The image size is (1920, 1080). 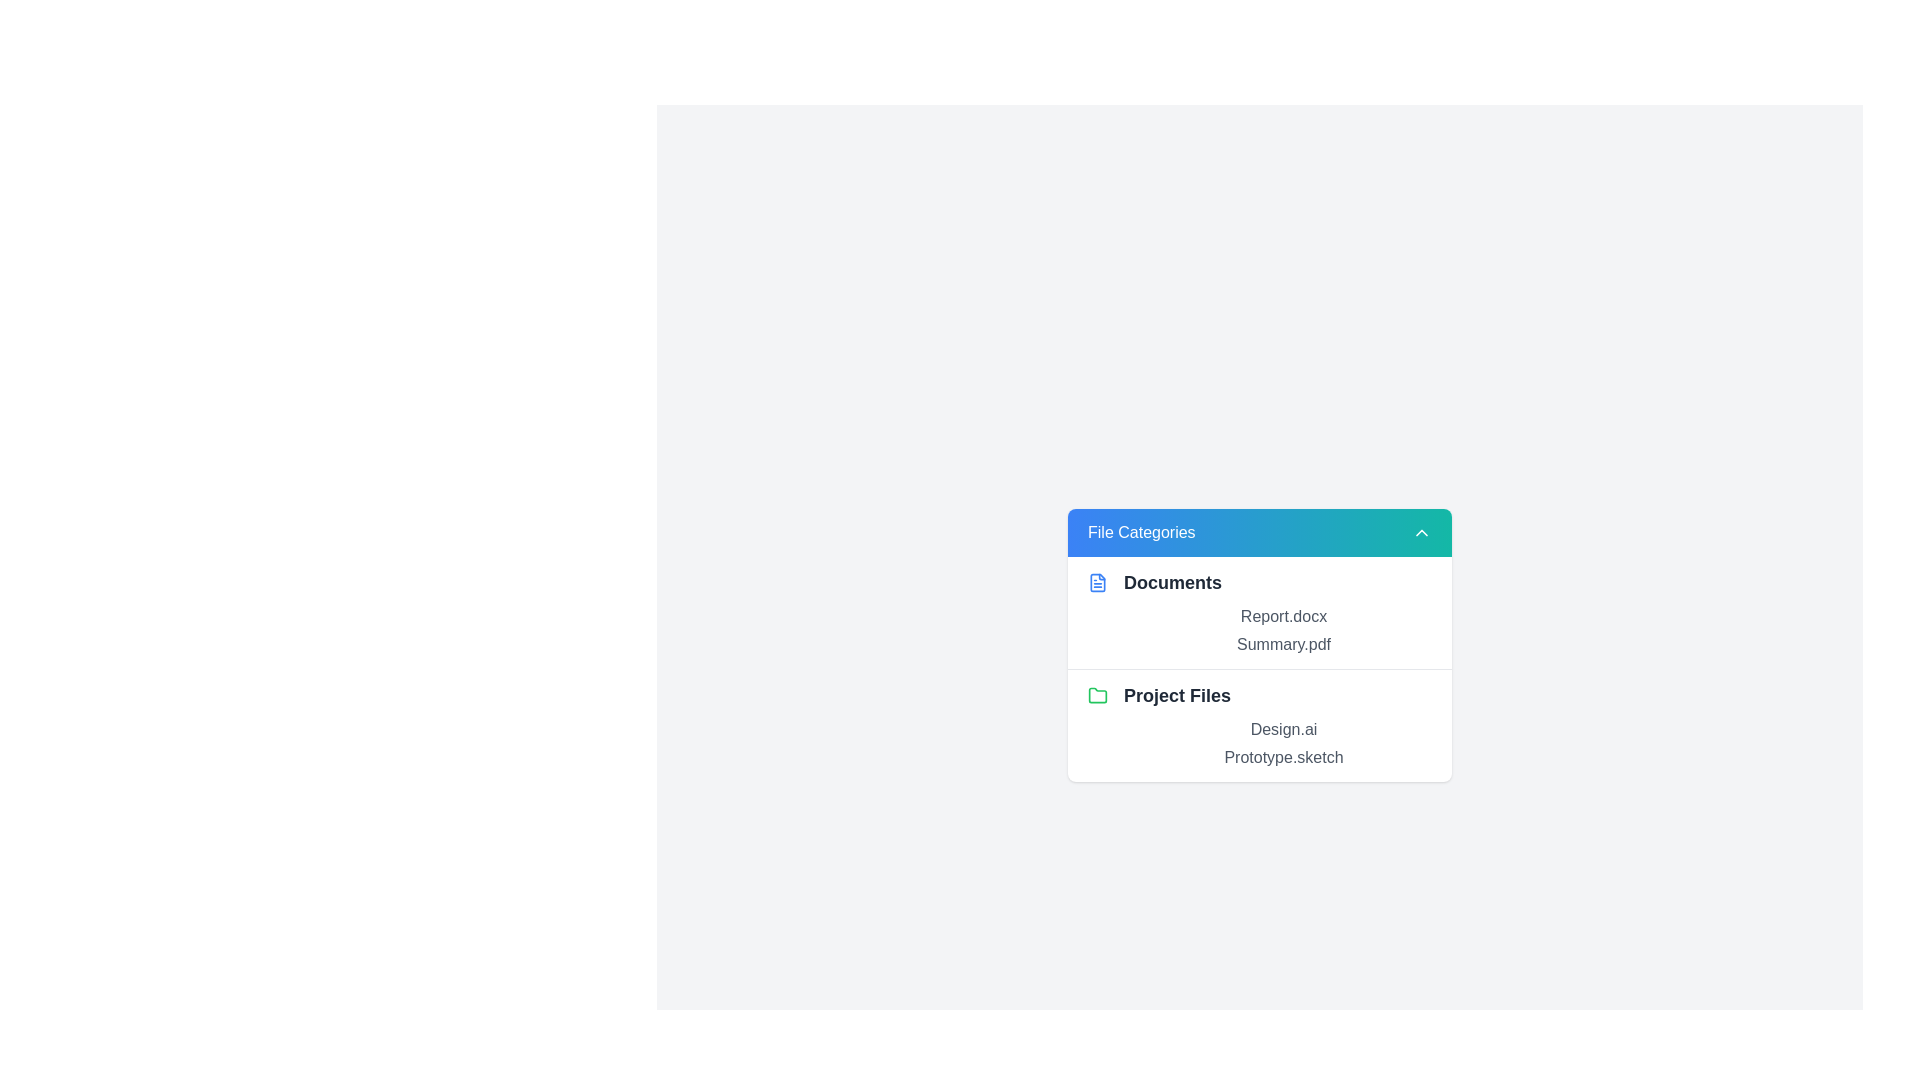 I want to click on the 'Documents' text label, which is styled in bold, large dark gray text against a light background, located to the right of the document icon in the 'File Categories' section, so click(x=1172, y=582).